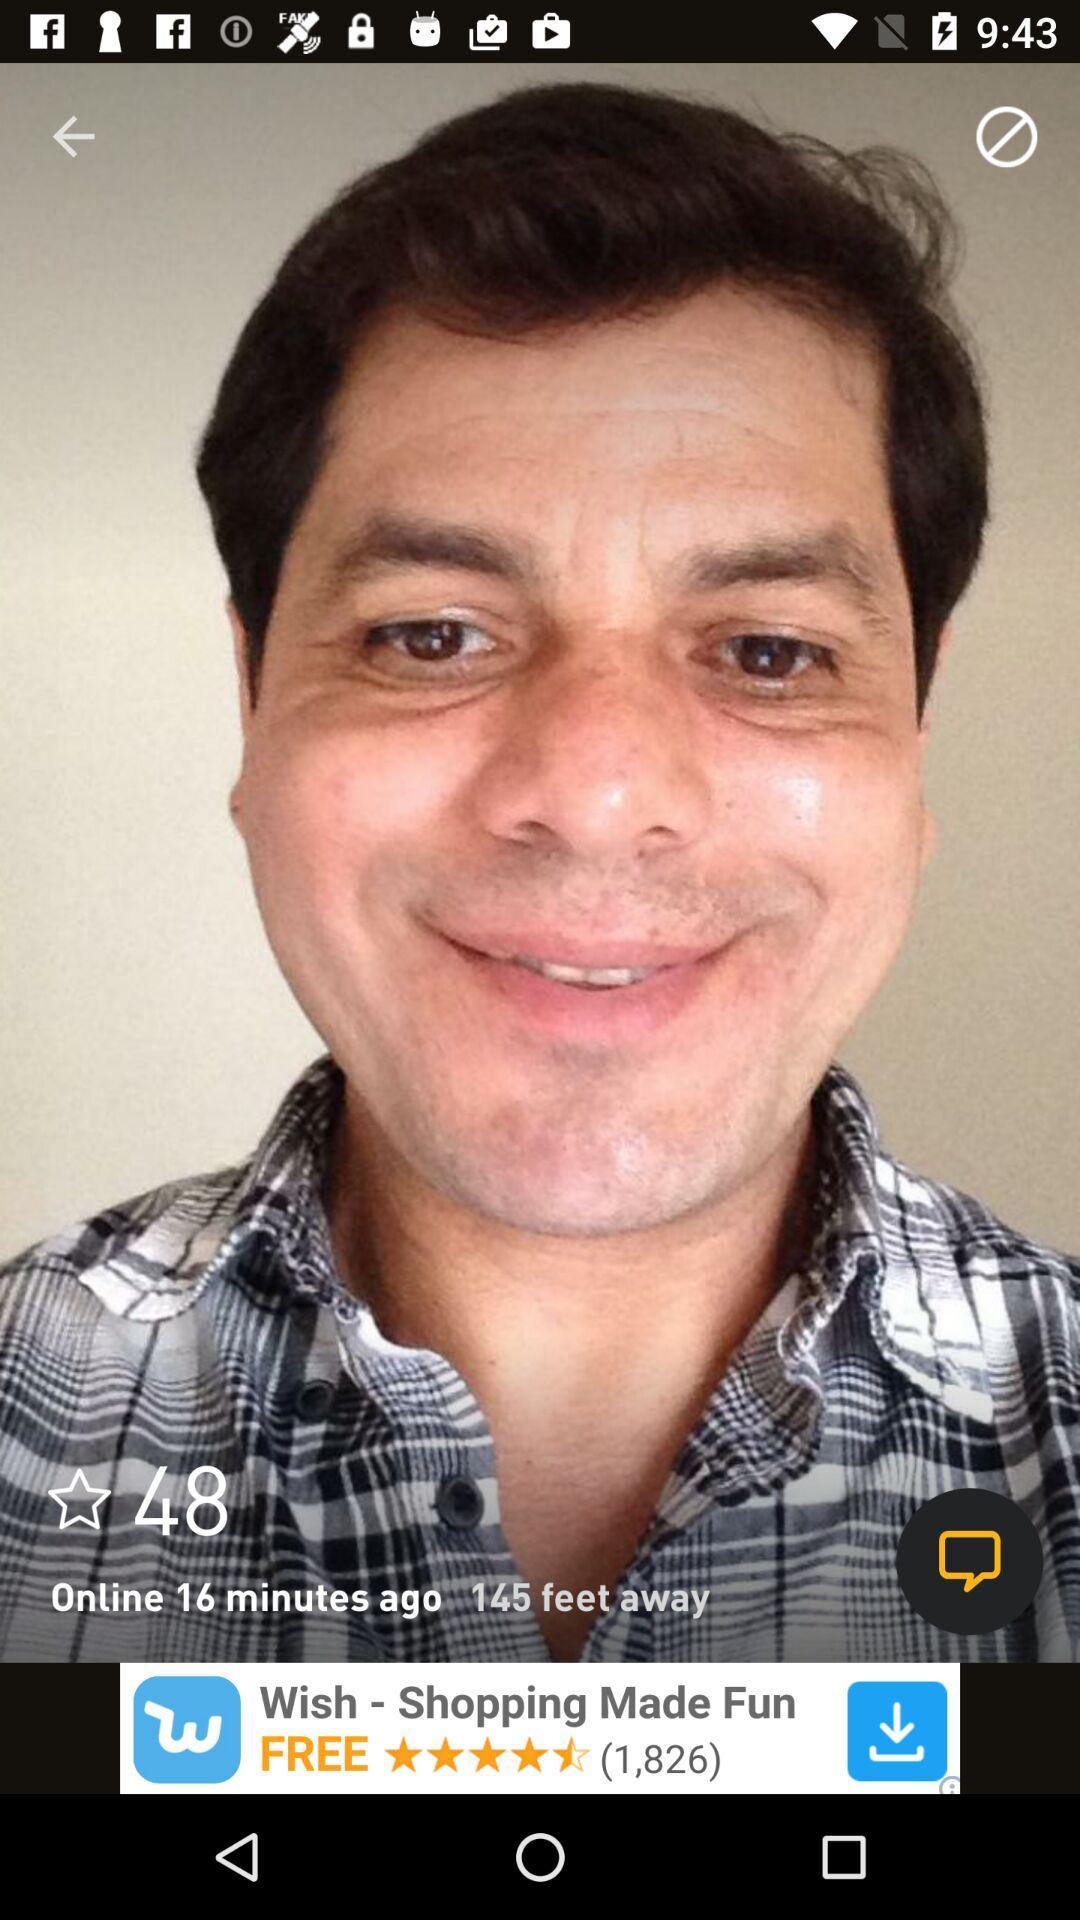 The width and height of the screenshot is (1080, 1920). Describe the element at coordinates (968, 1560) in the screenshot. I see `chat button` at that location.